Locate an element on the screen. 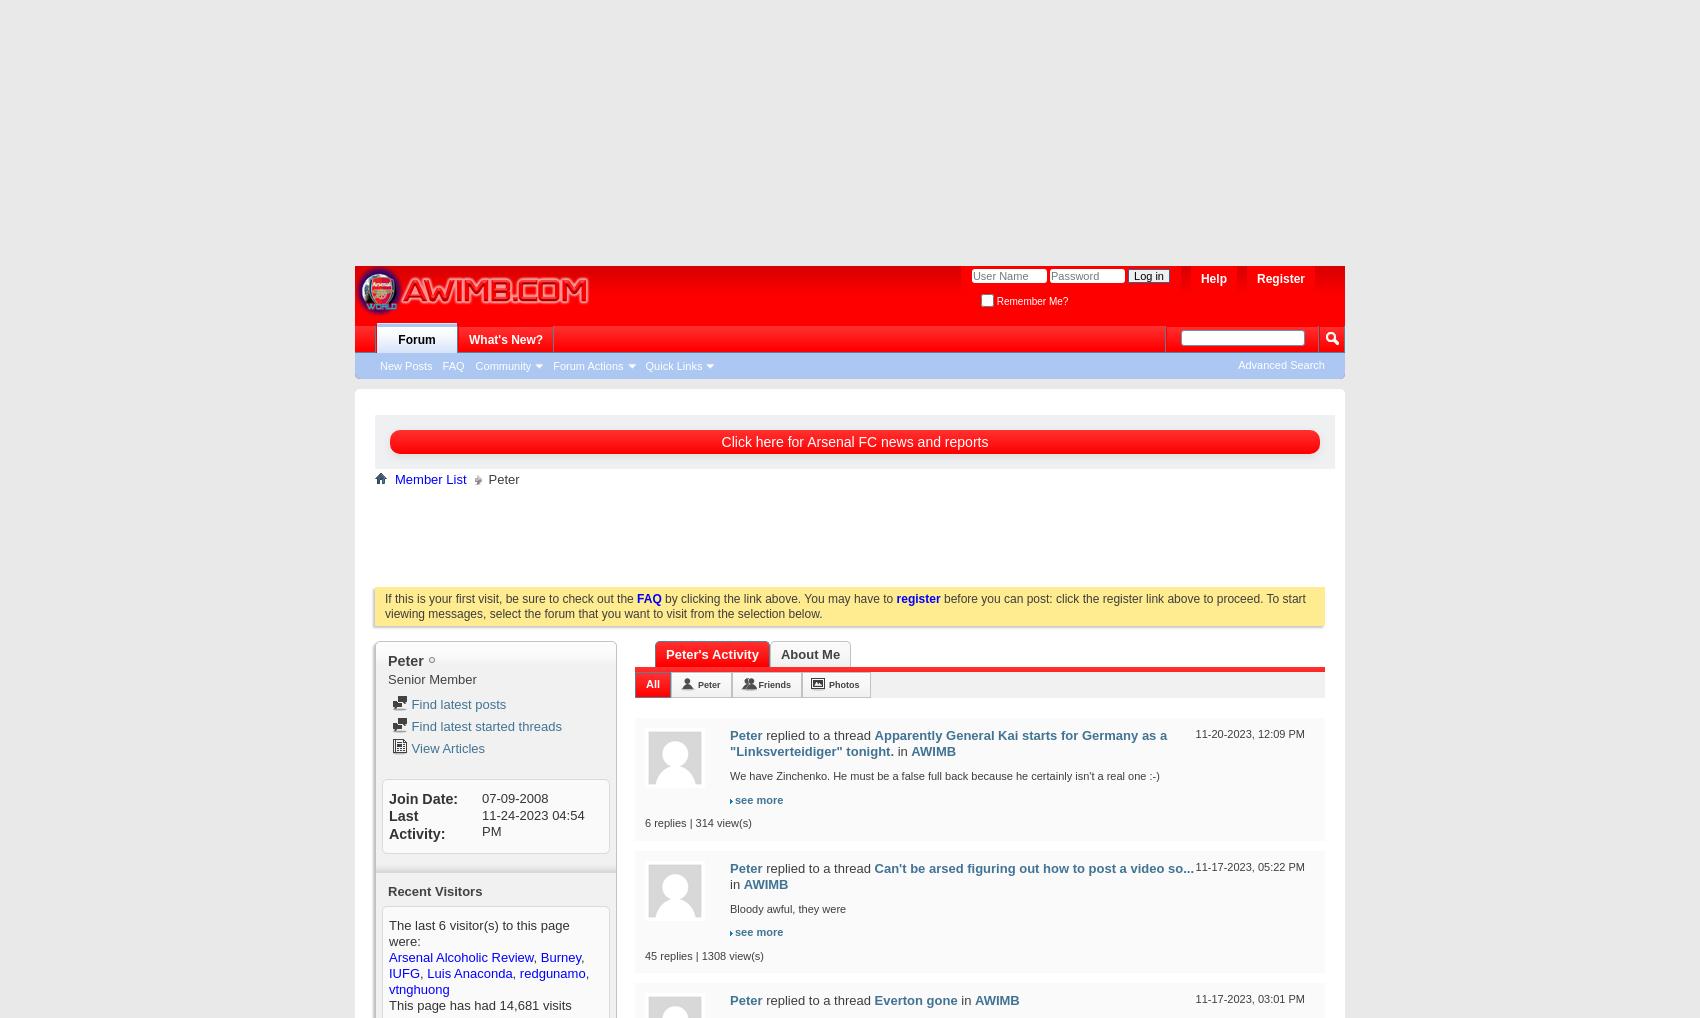  'Apparently General Kai starts for Germany as a "Linksverteidiger" tonight.' is located at coordinates (948, 742).